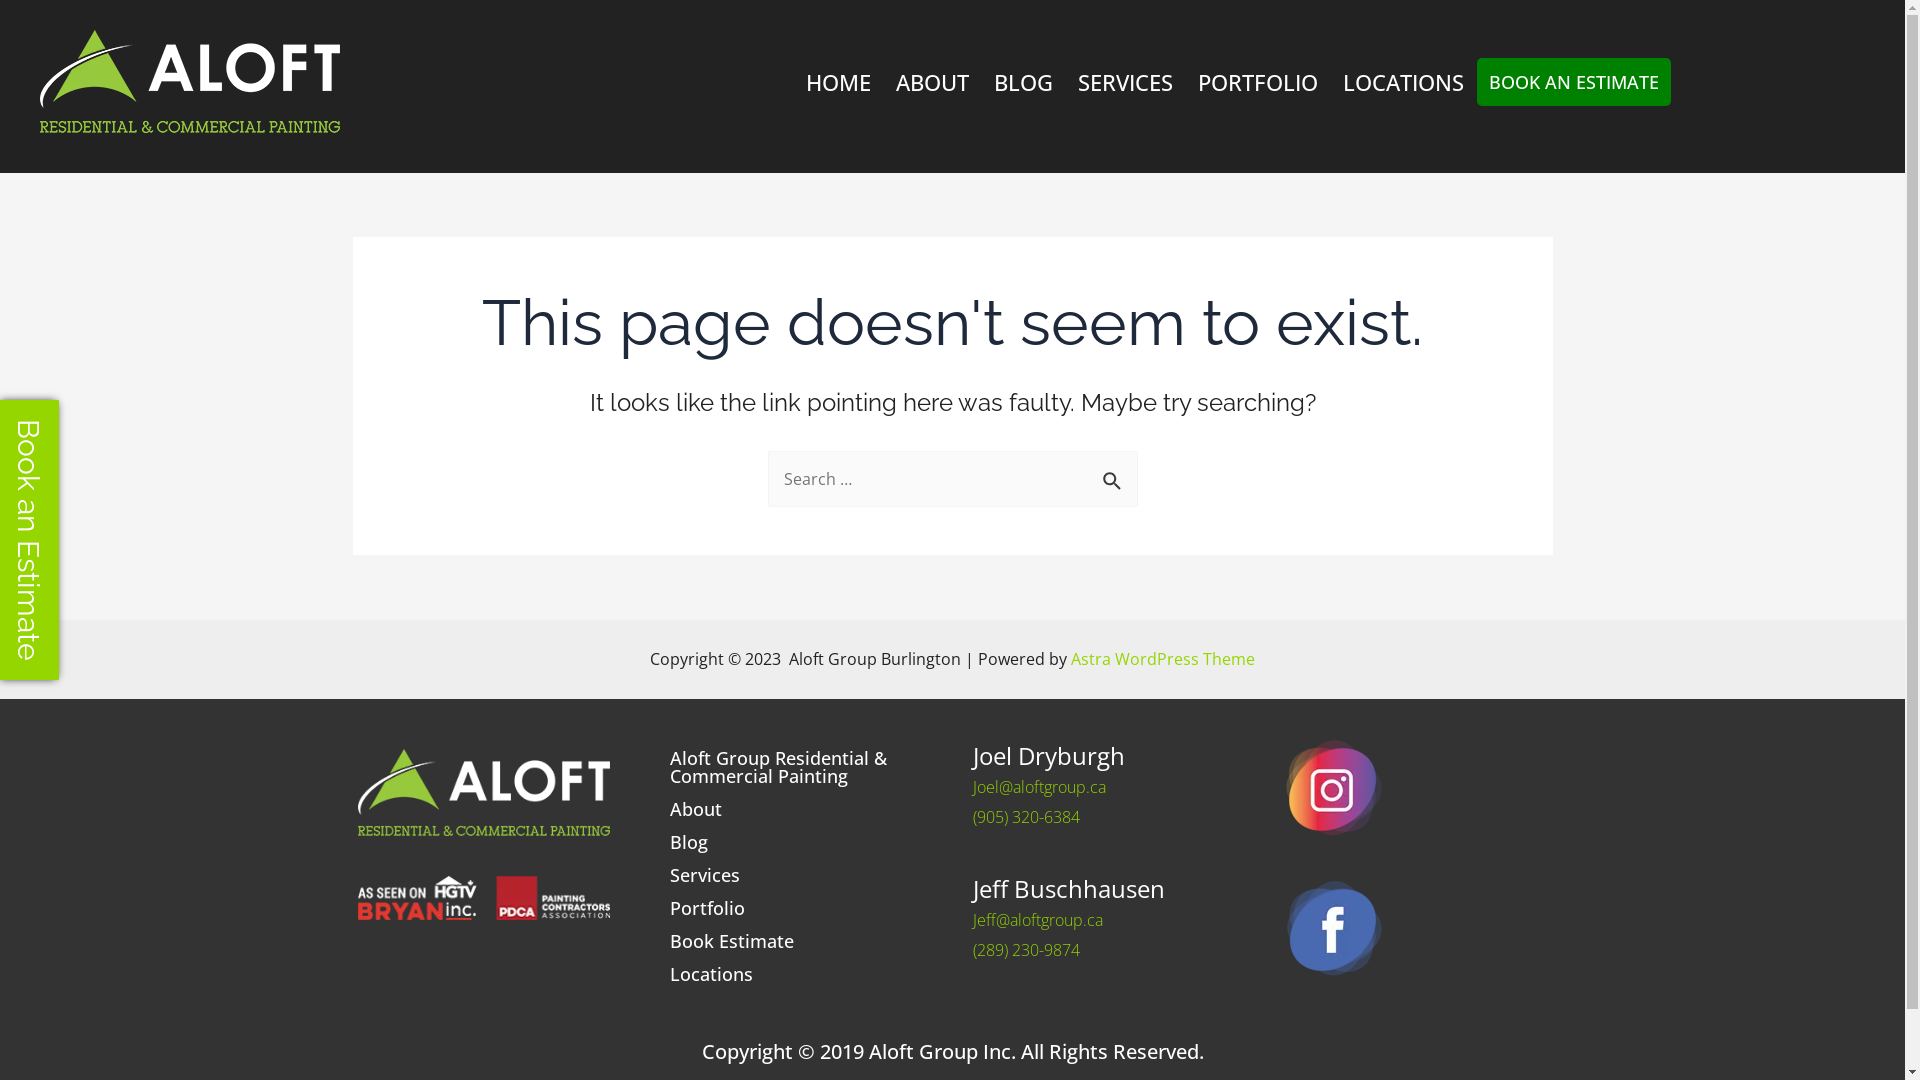  Describe the element at coordinates (1256, 80) in the screenshot. I see `'PORTFOLIO'` at that location.